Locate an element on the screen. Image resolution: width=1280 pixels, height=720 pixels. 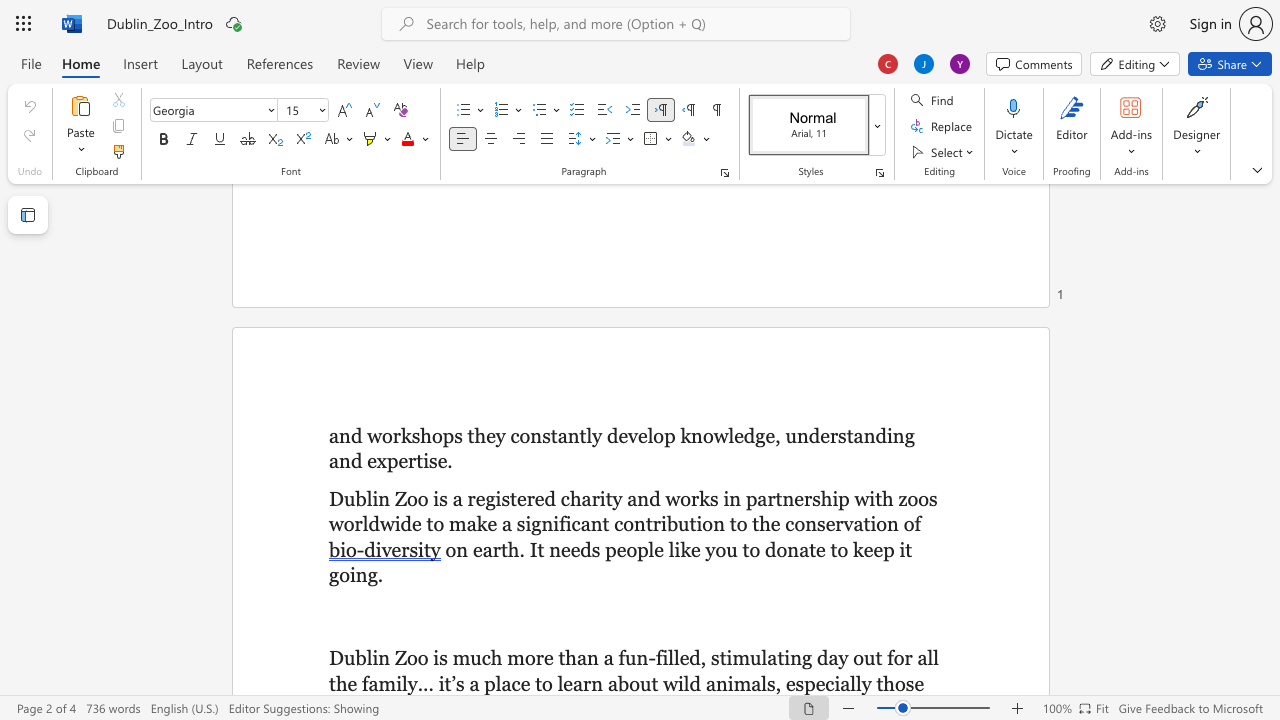
the 3th character "r" in the text is located at coordinates (594, 497).